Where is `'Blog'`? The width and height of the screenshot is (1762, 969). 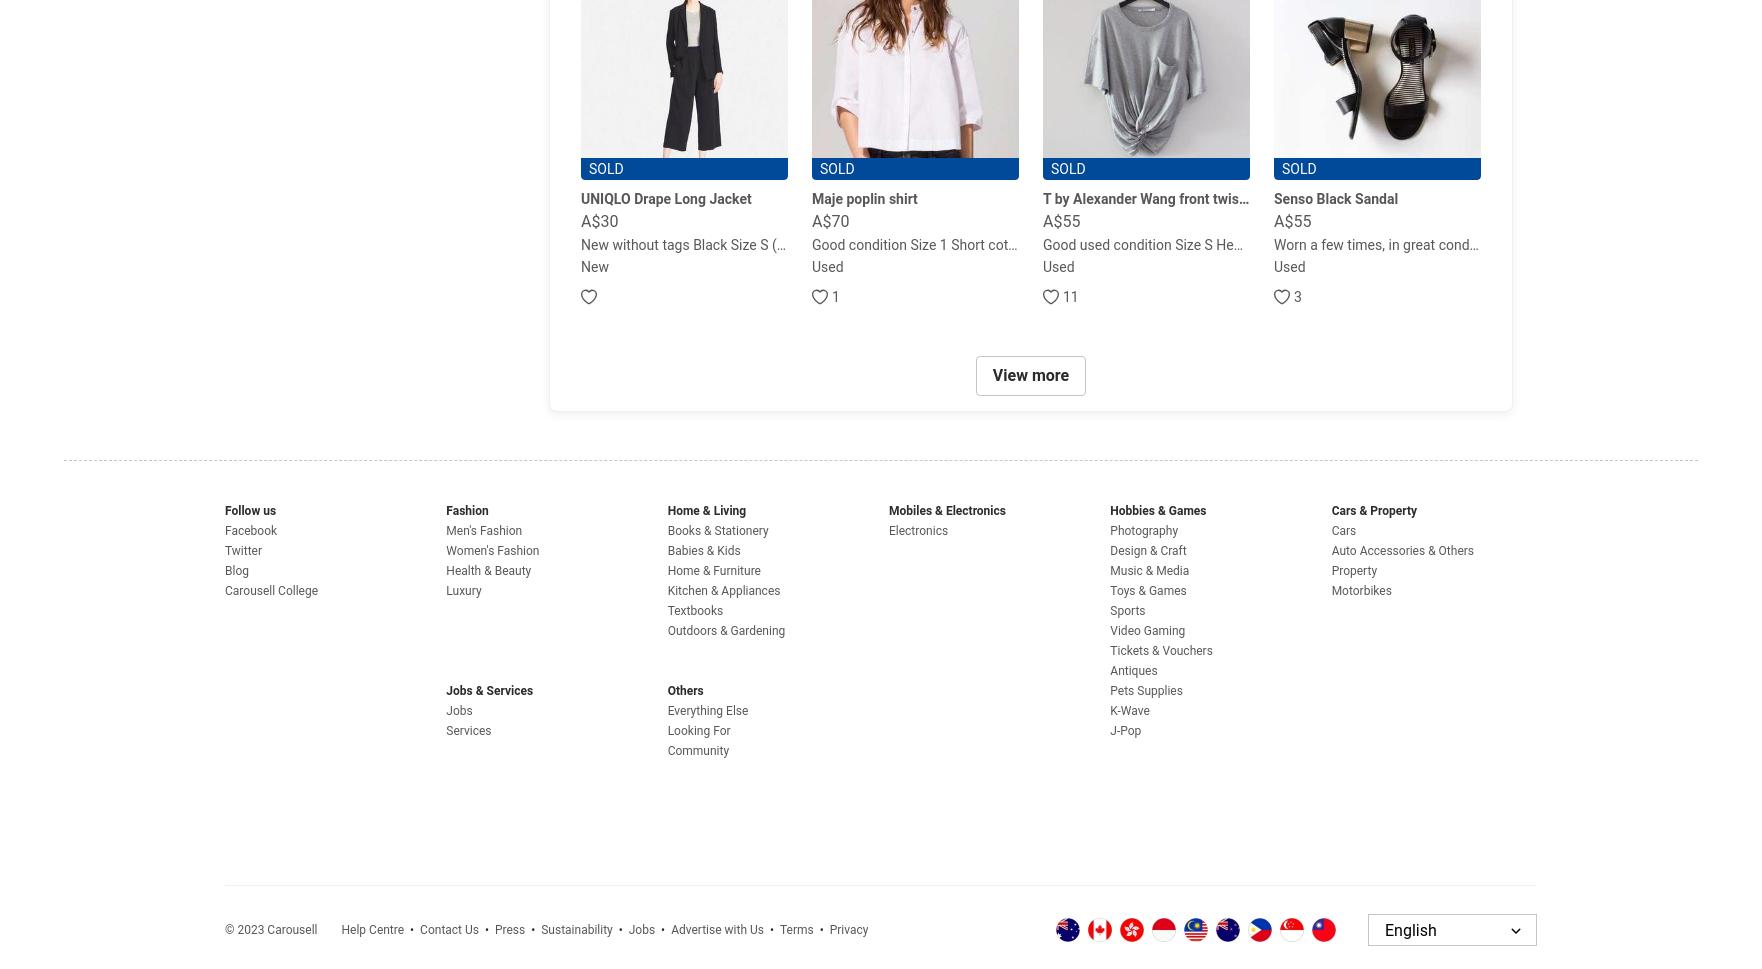 'Blog' is located at coordinates (236, 571).